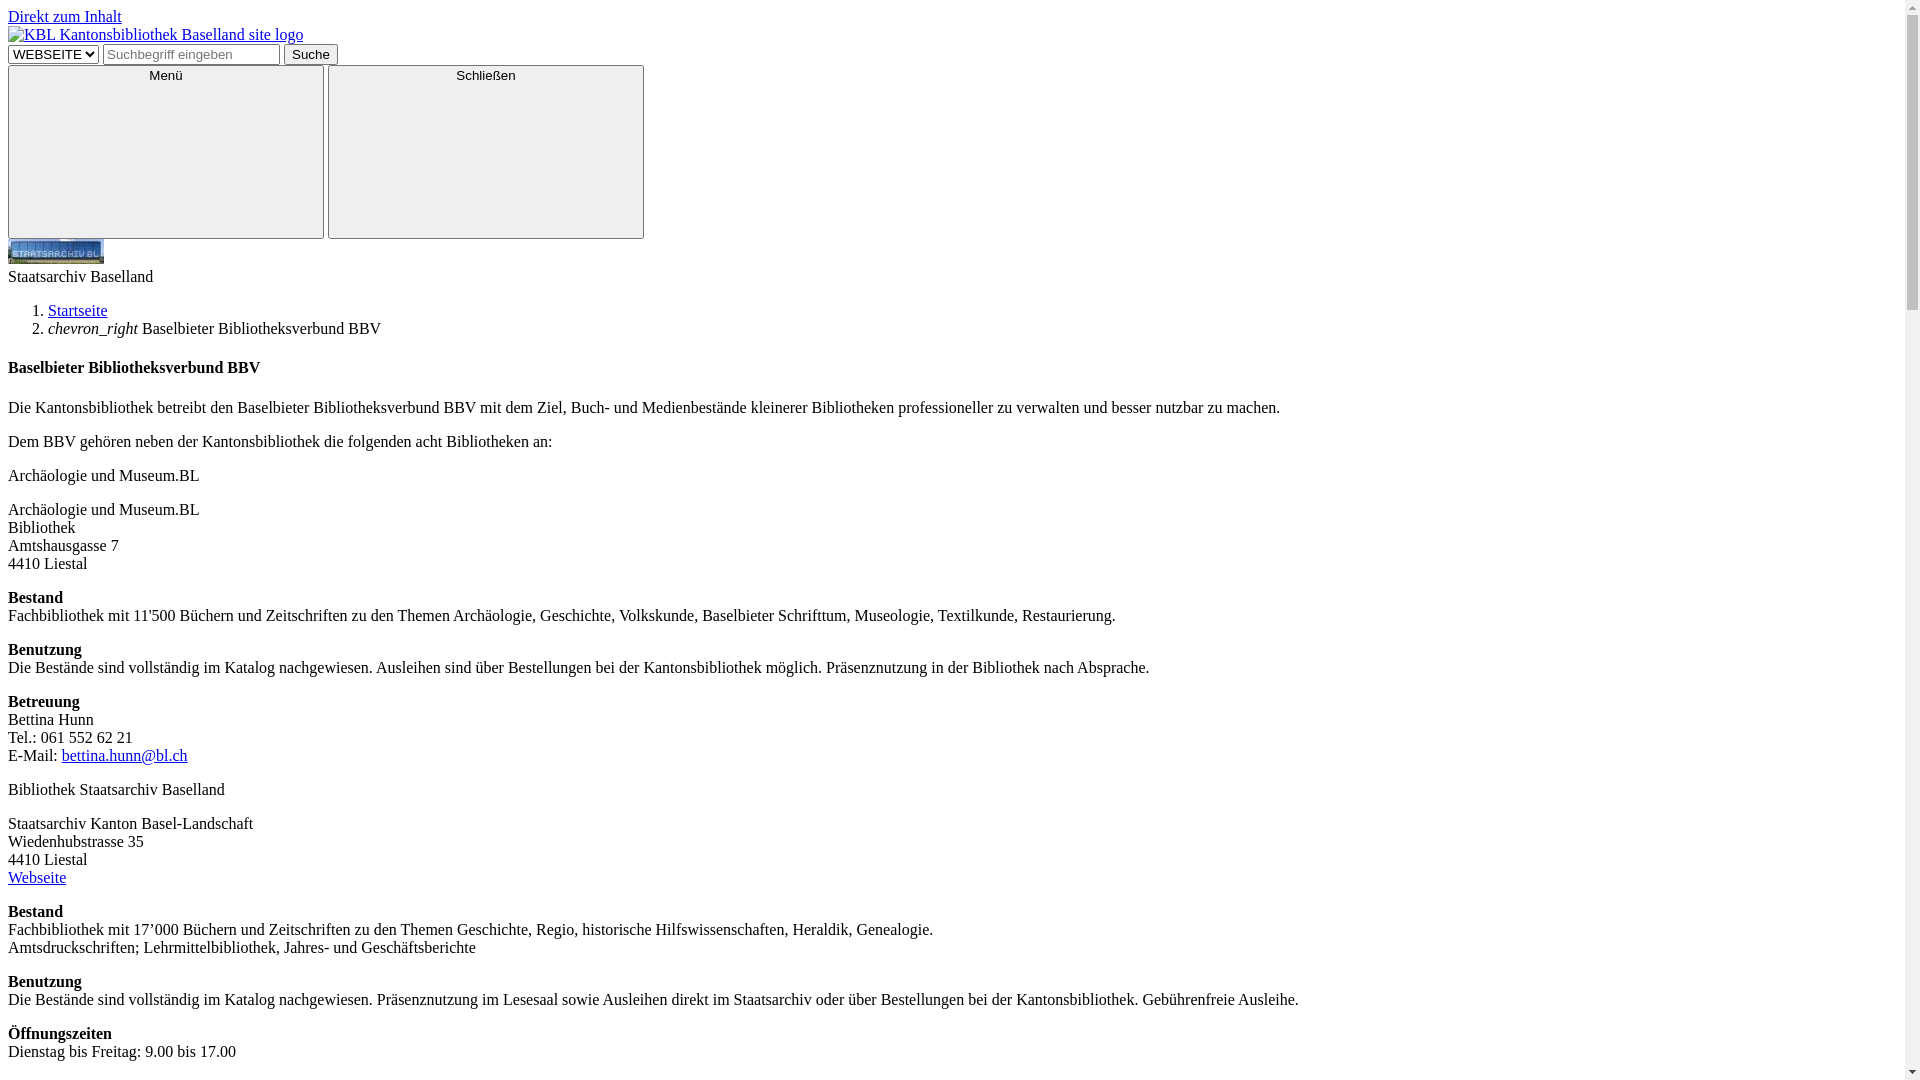  I want to click on 'Webseite', so click(37, 876).